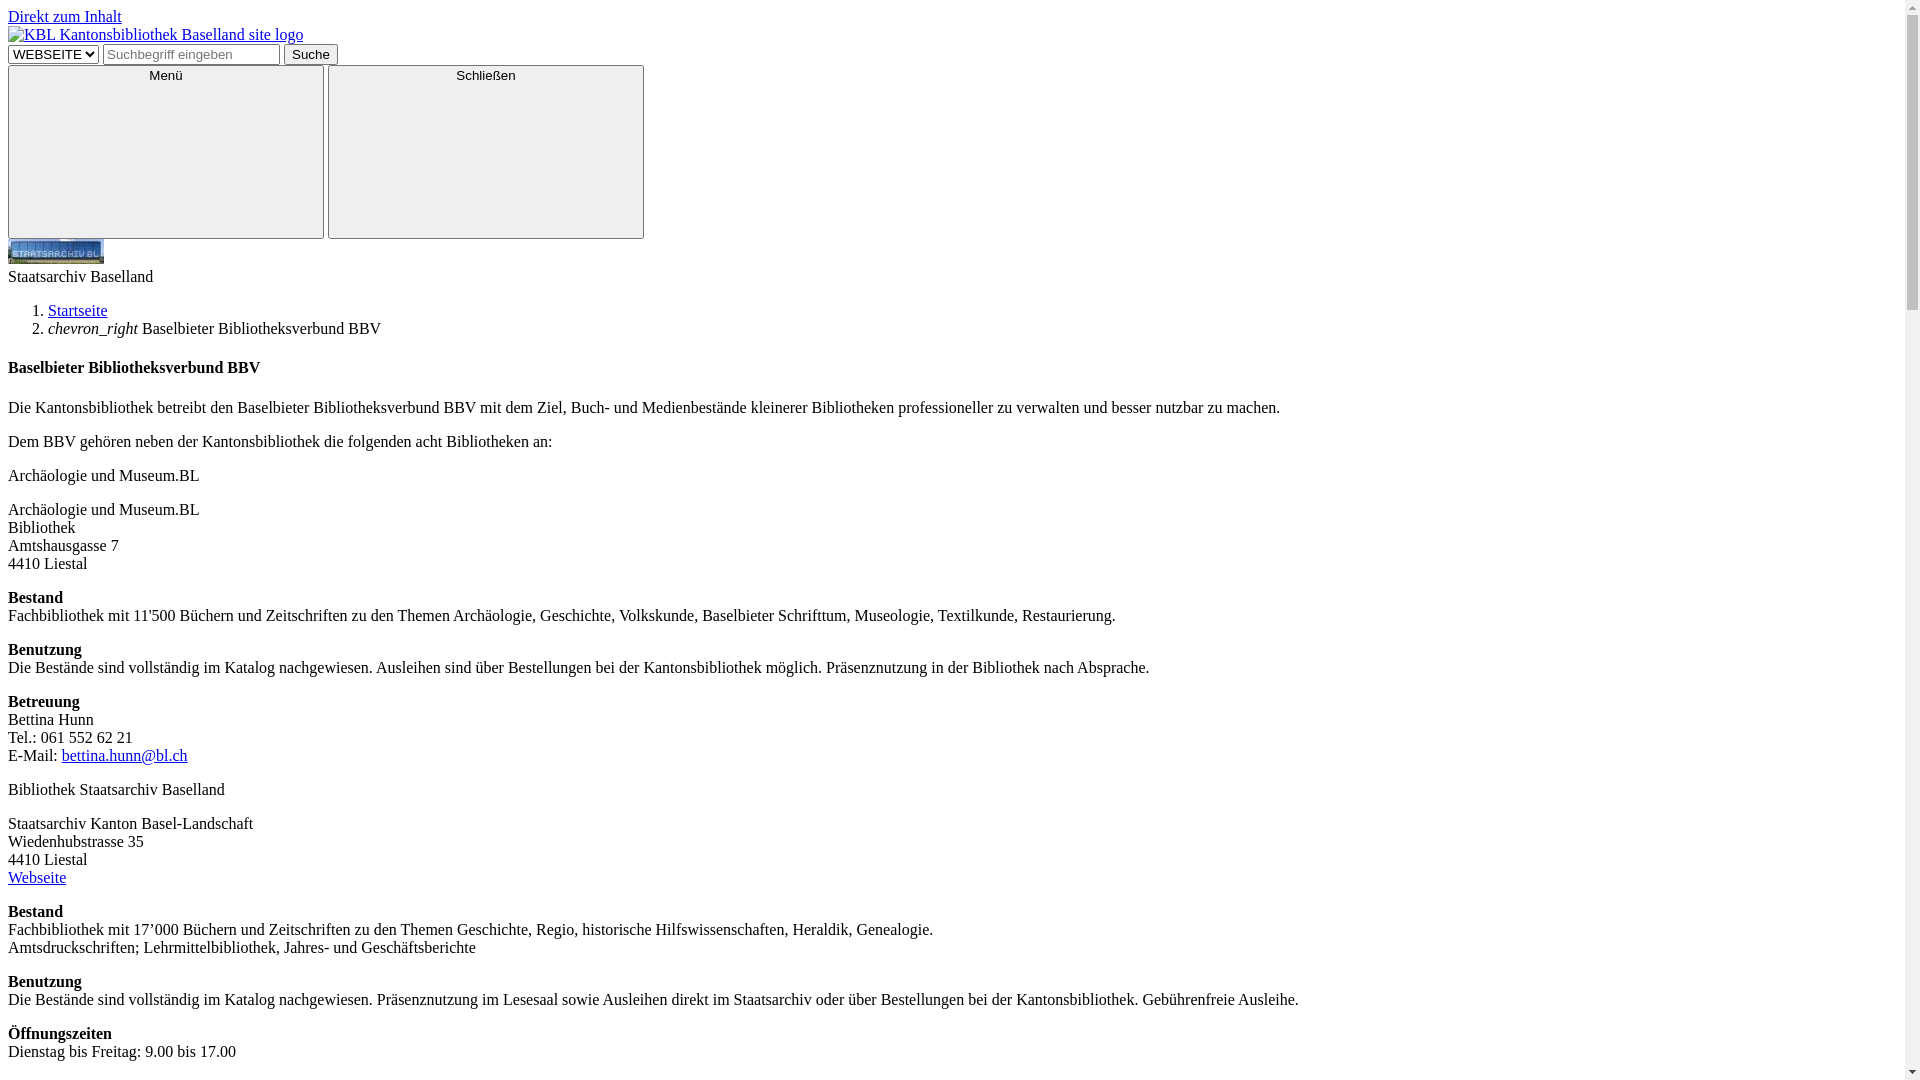  I want to click on 'Webseite', so click(37, 876).